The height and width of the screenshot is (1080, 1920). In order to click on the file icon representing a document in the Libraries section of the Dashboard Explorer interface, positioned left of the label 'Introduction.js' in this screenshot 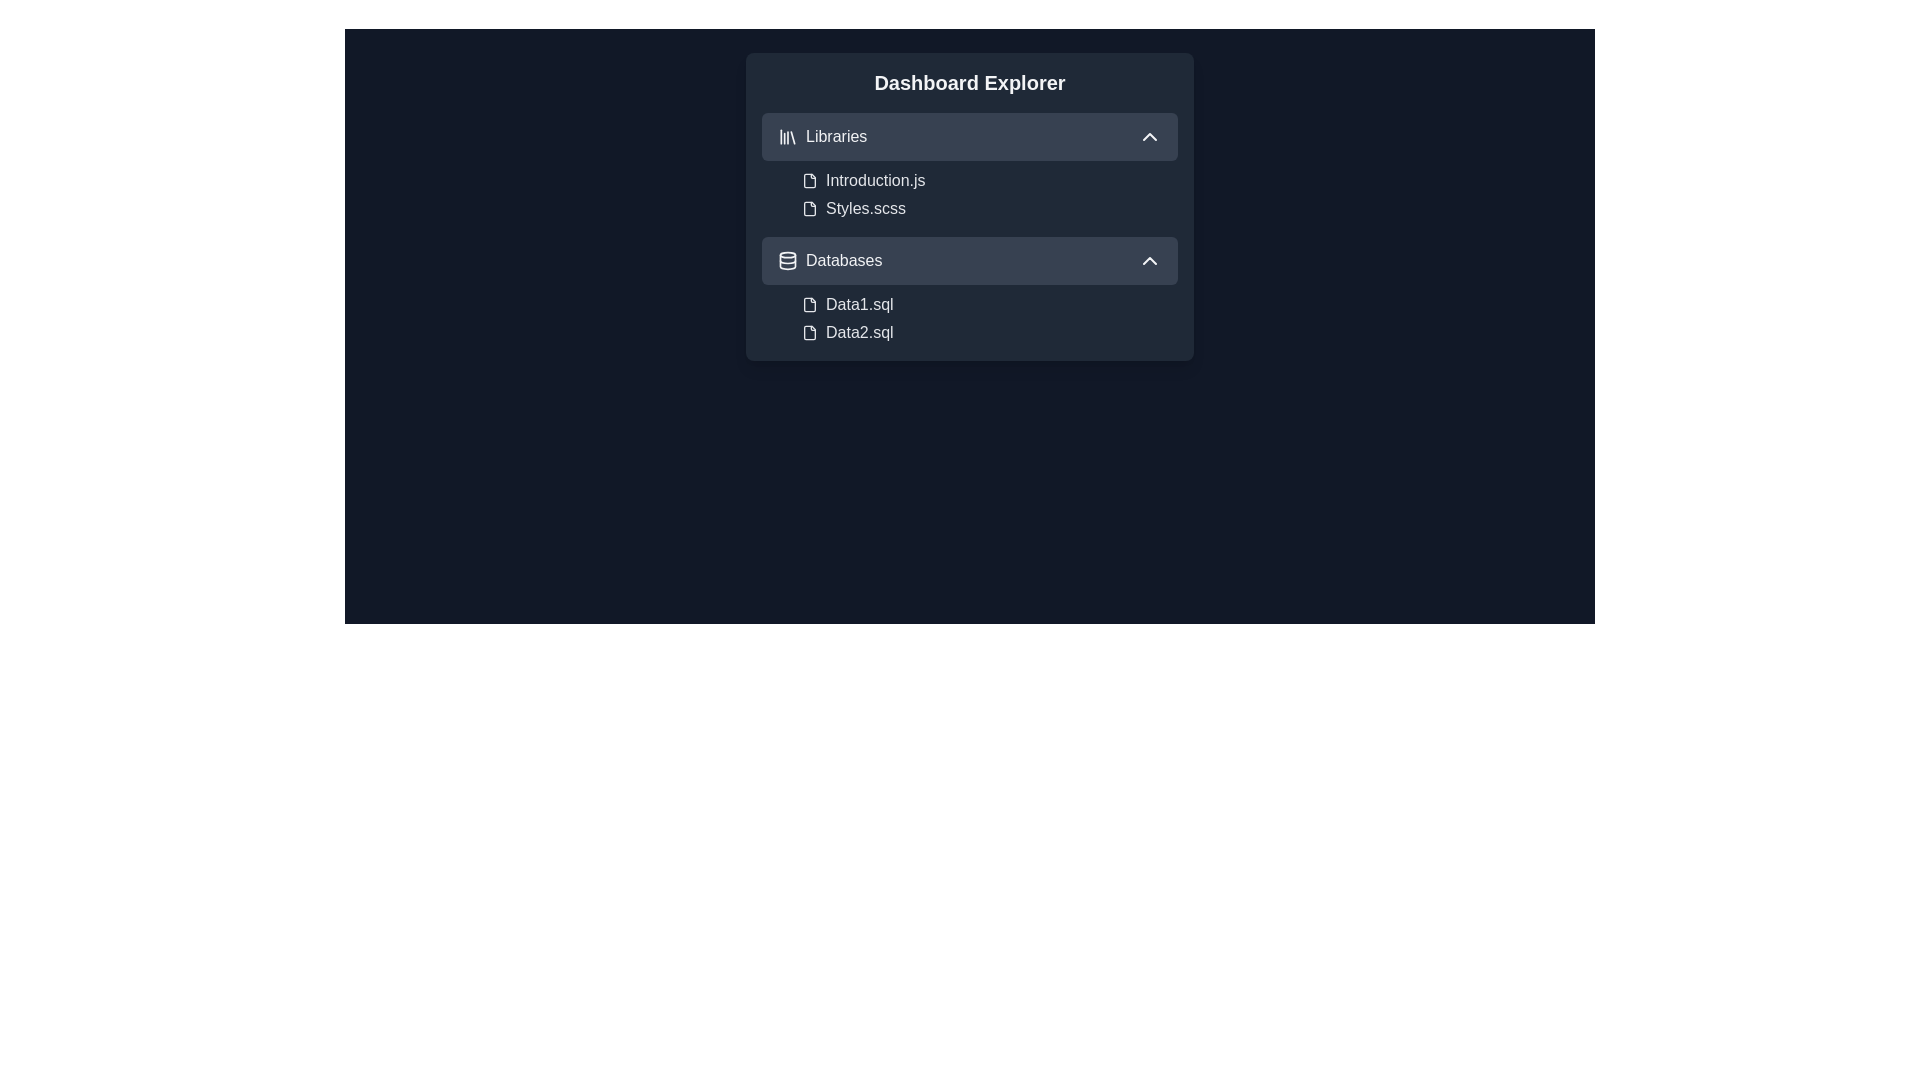, I will do `click(810, 181)`.